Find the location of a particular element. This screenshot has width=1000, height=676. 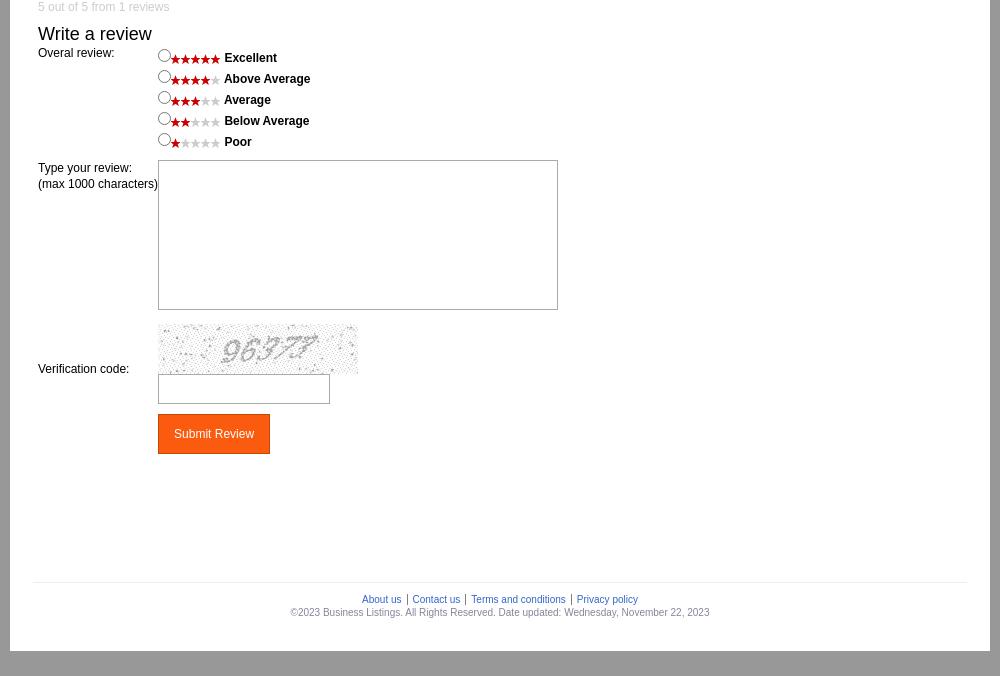

'out of' is located at coordinates (44, 6).